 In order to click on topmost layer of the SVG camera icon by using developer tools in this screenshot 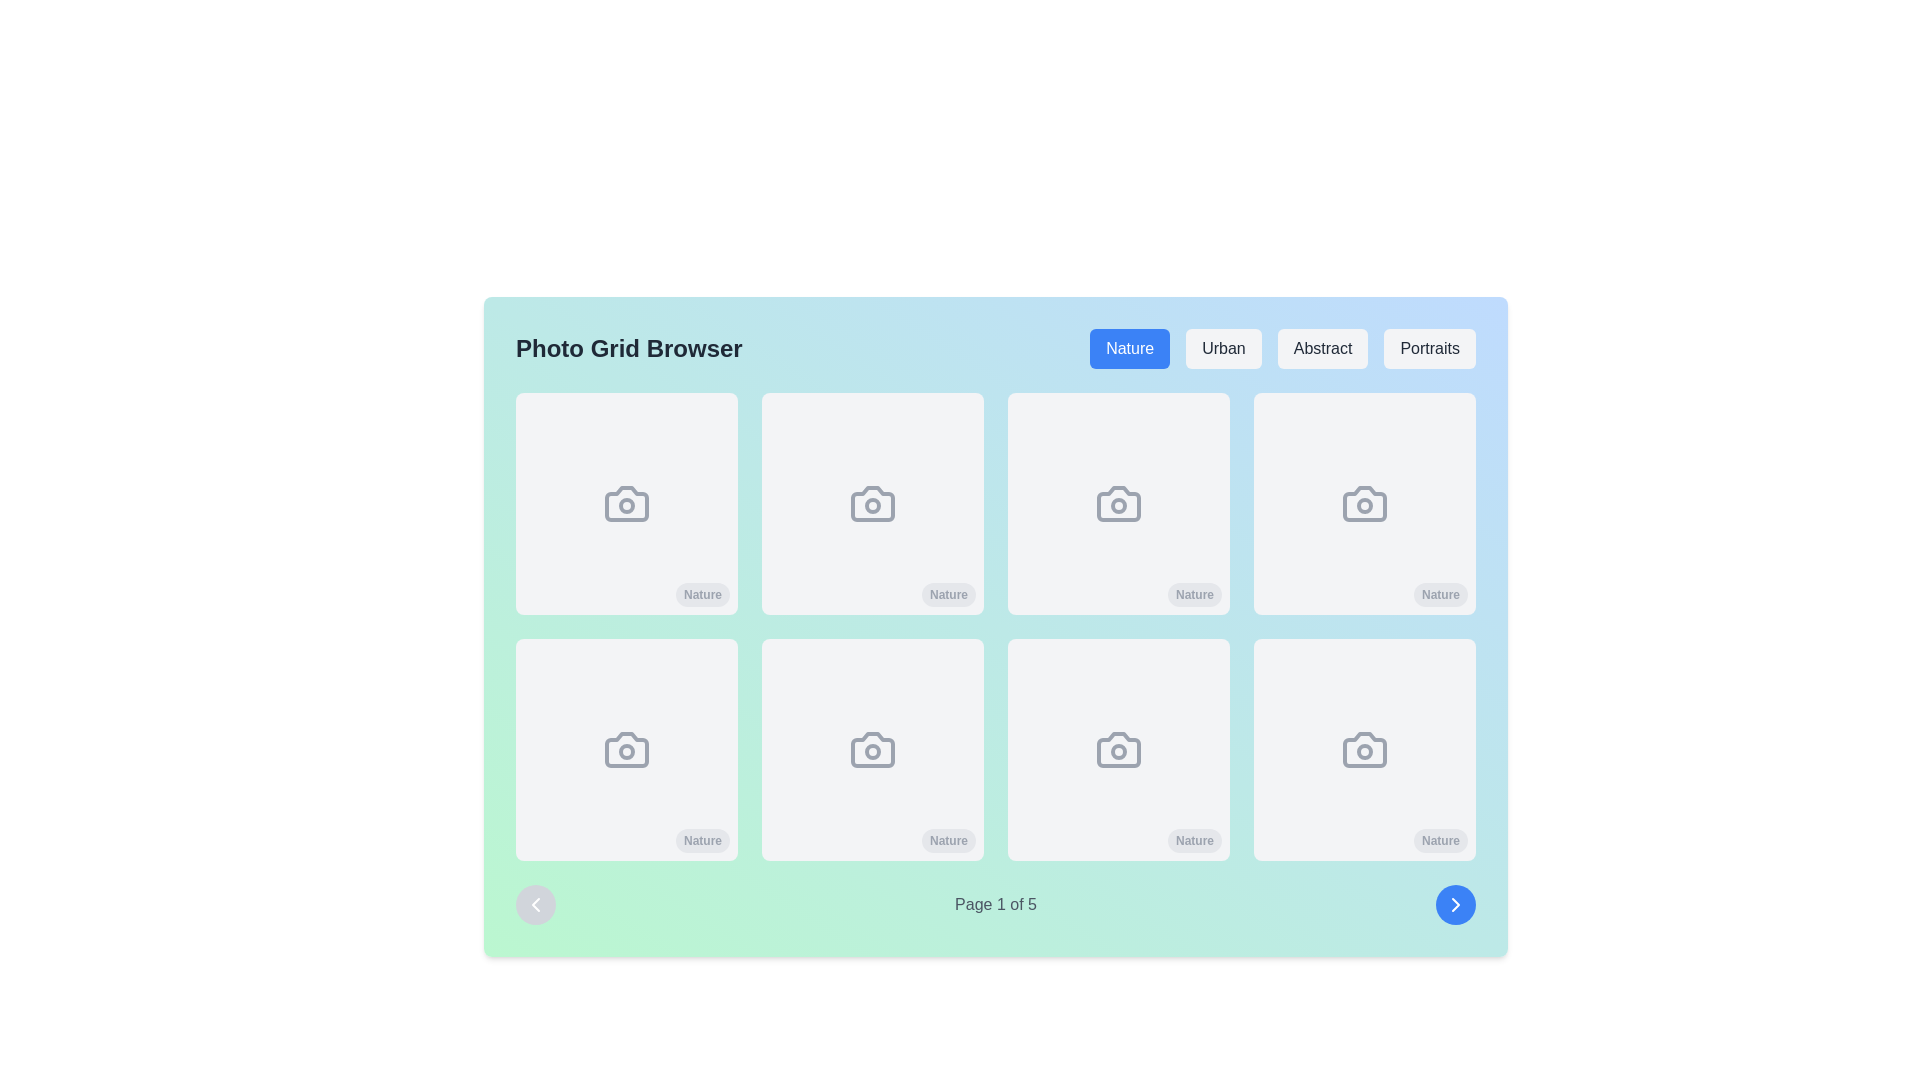, I will do `click(1117, 503)`.